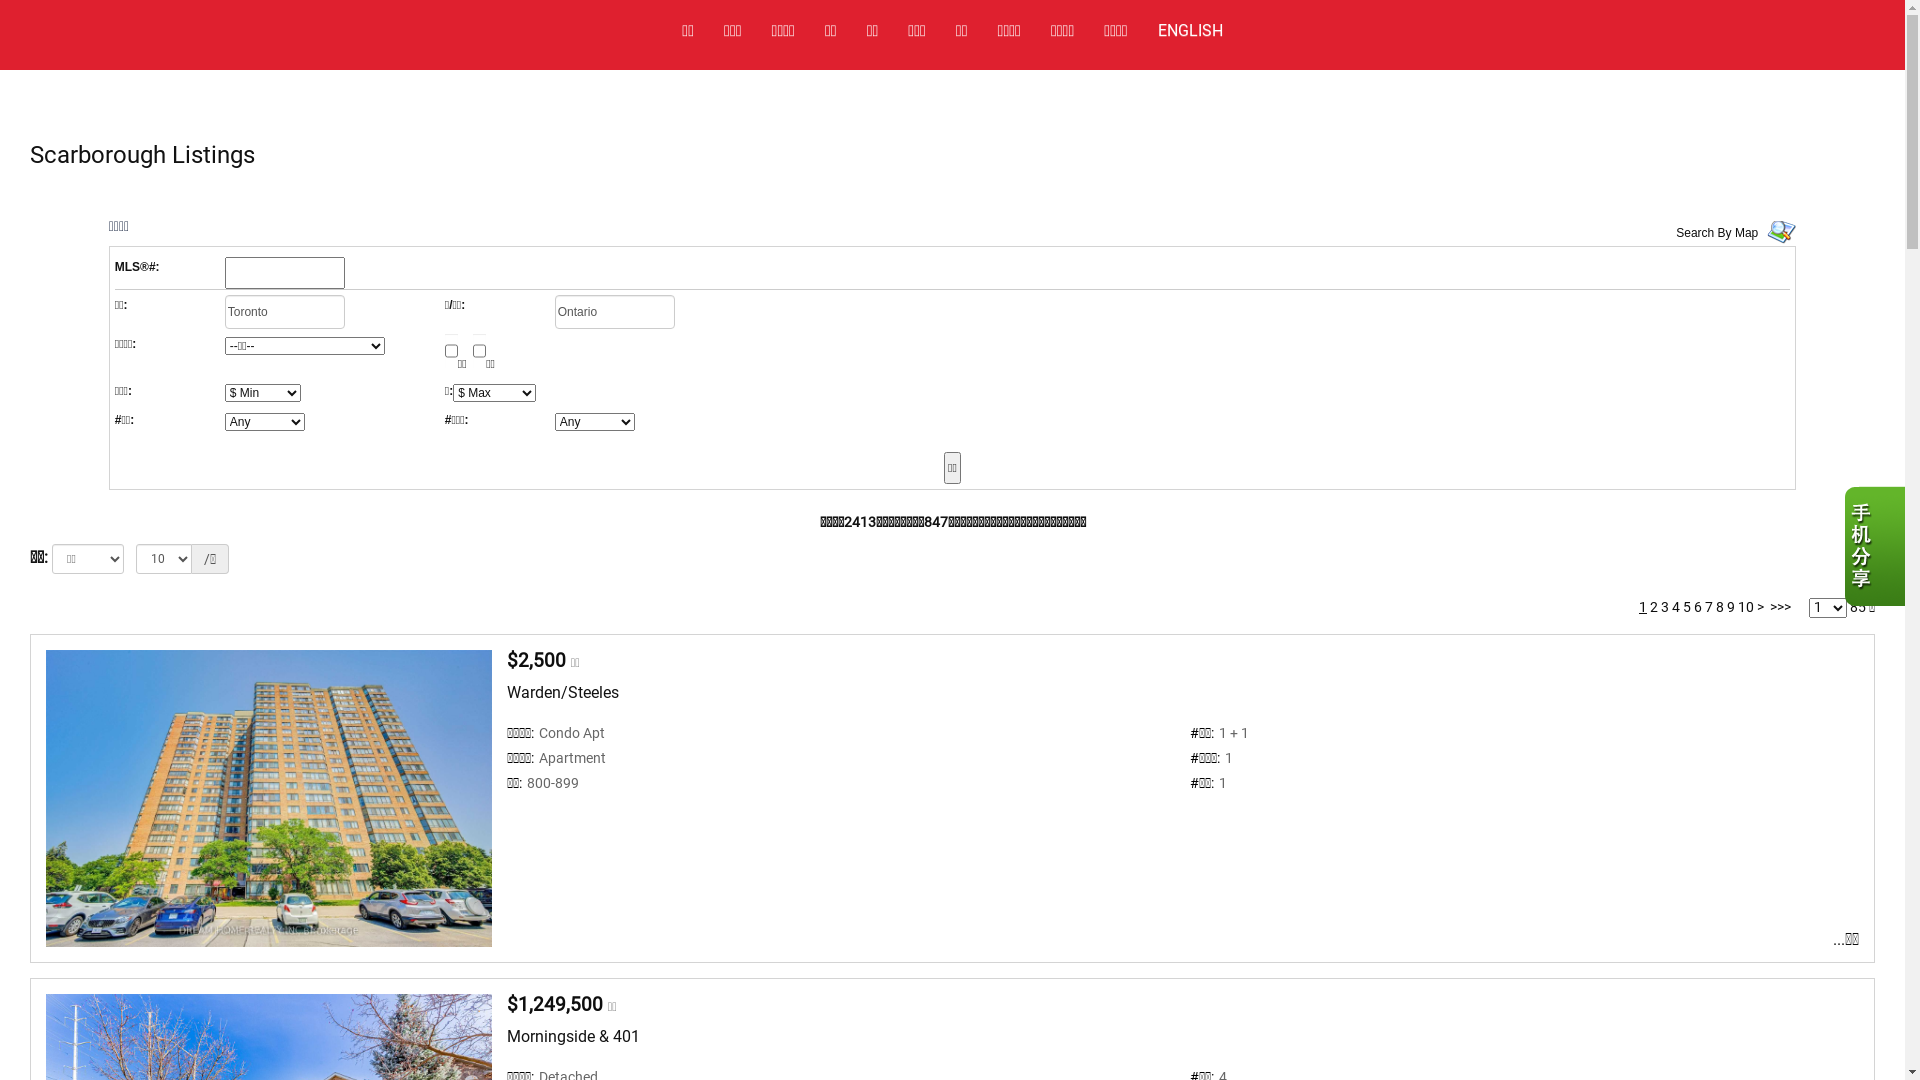  I want to click on 'ENGLISH', so click(1190, 24).